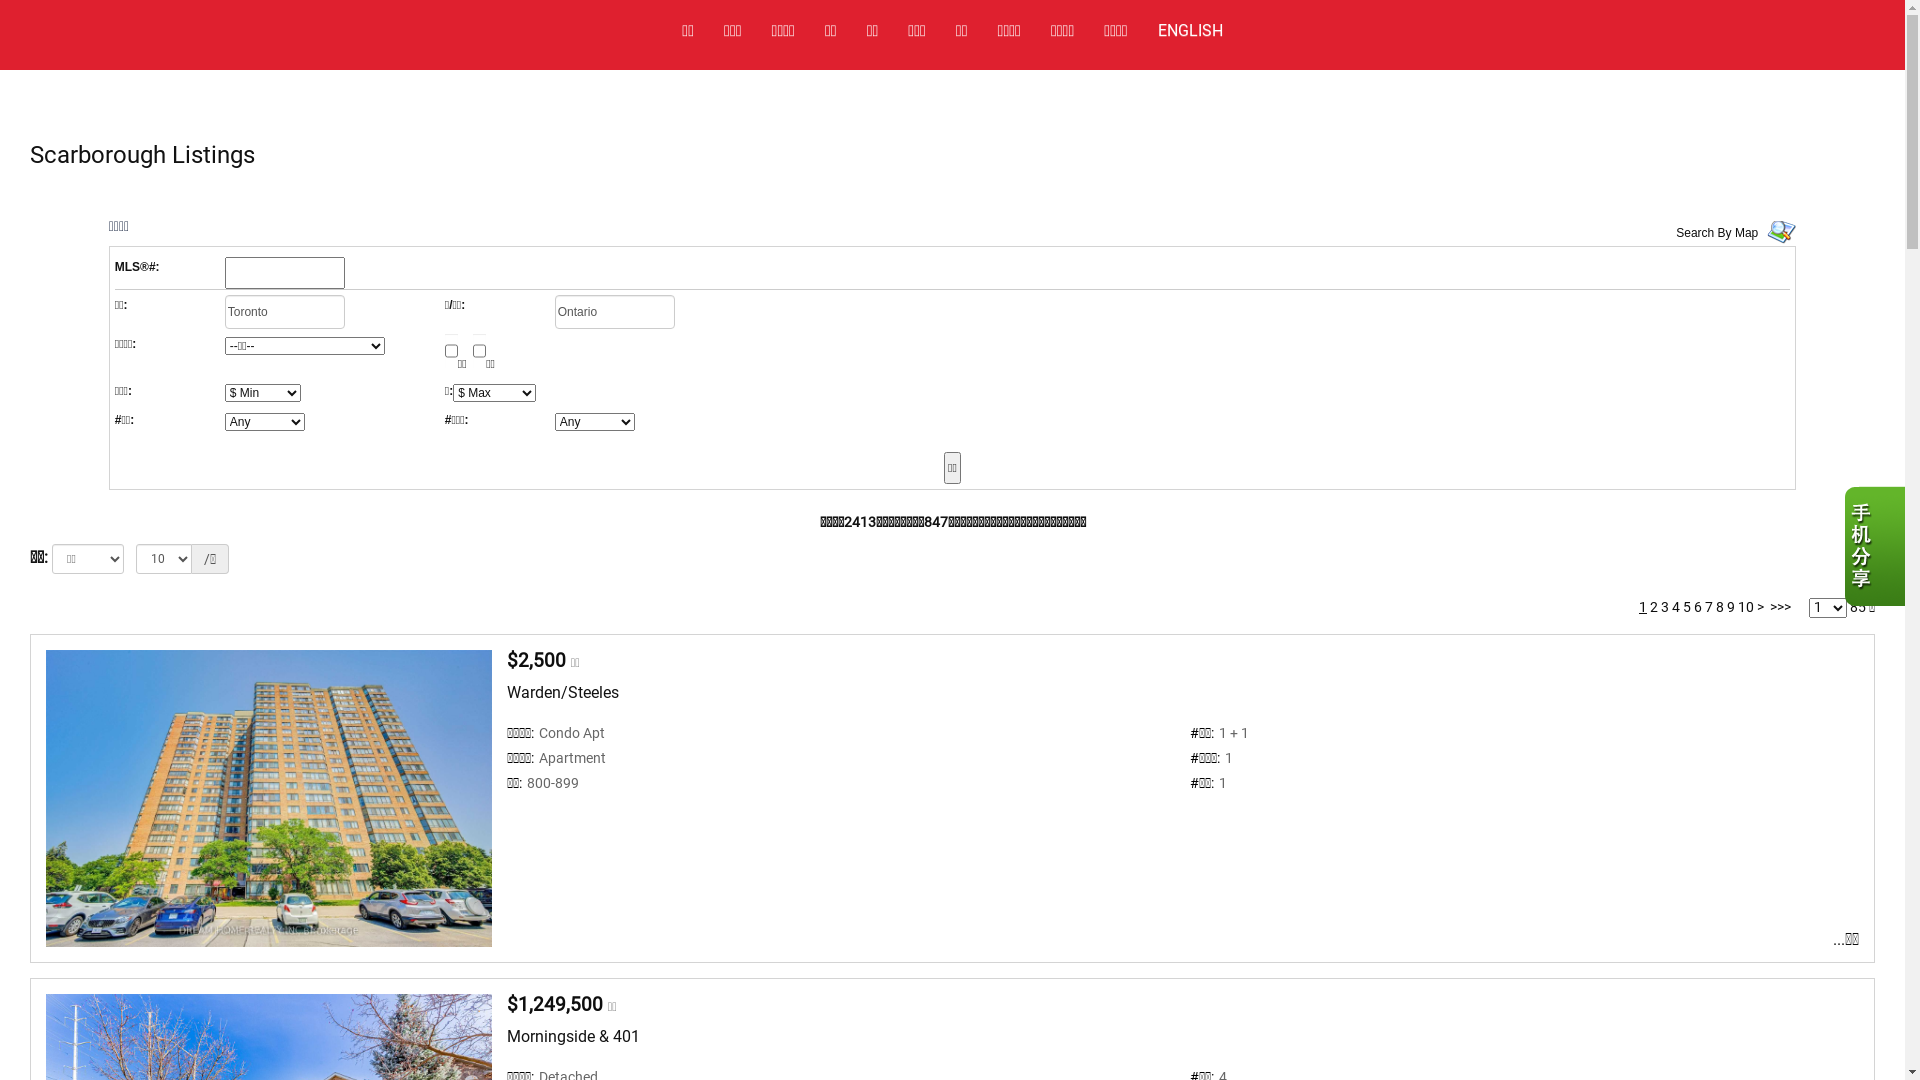  I want to click on 'ENGLISH', so click(1190, 24).